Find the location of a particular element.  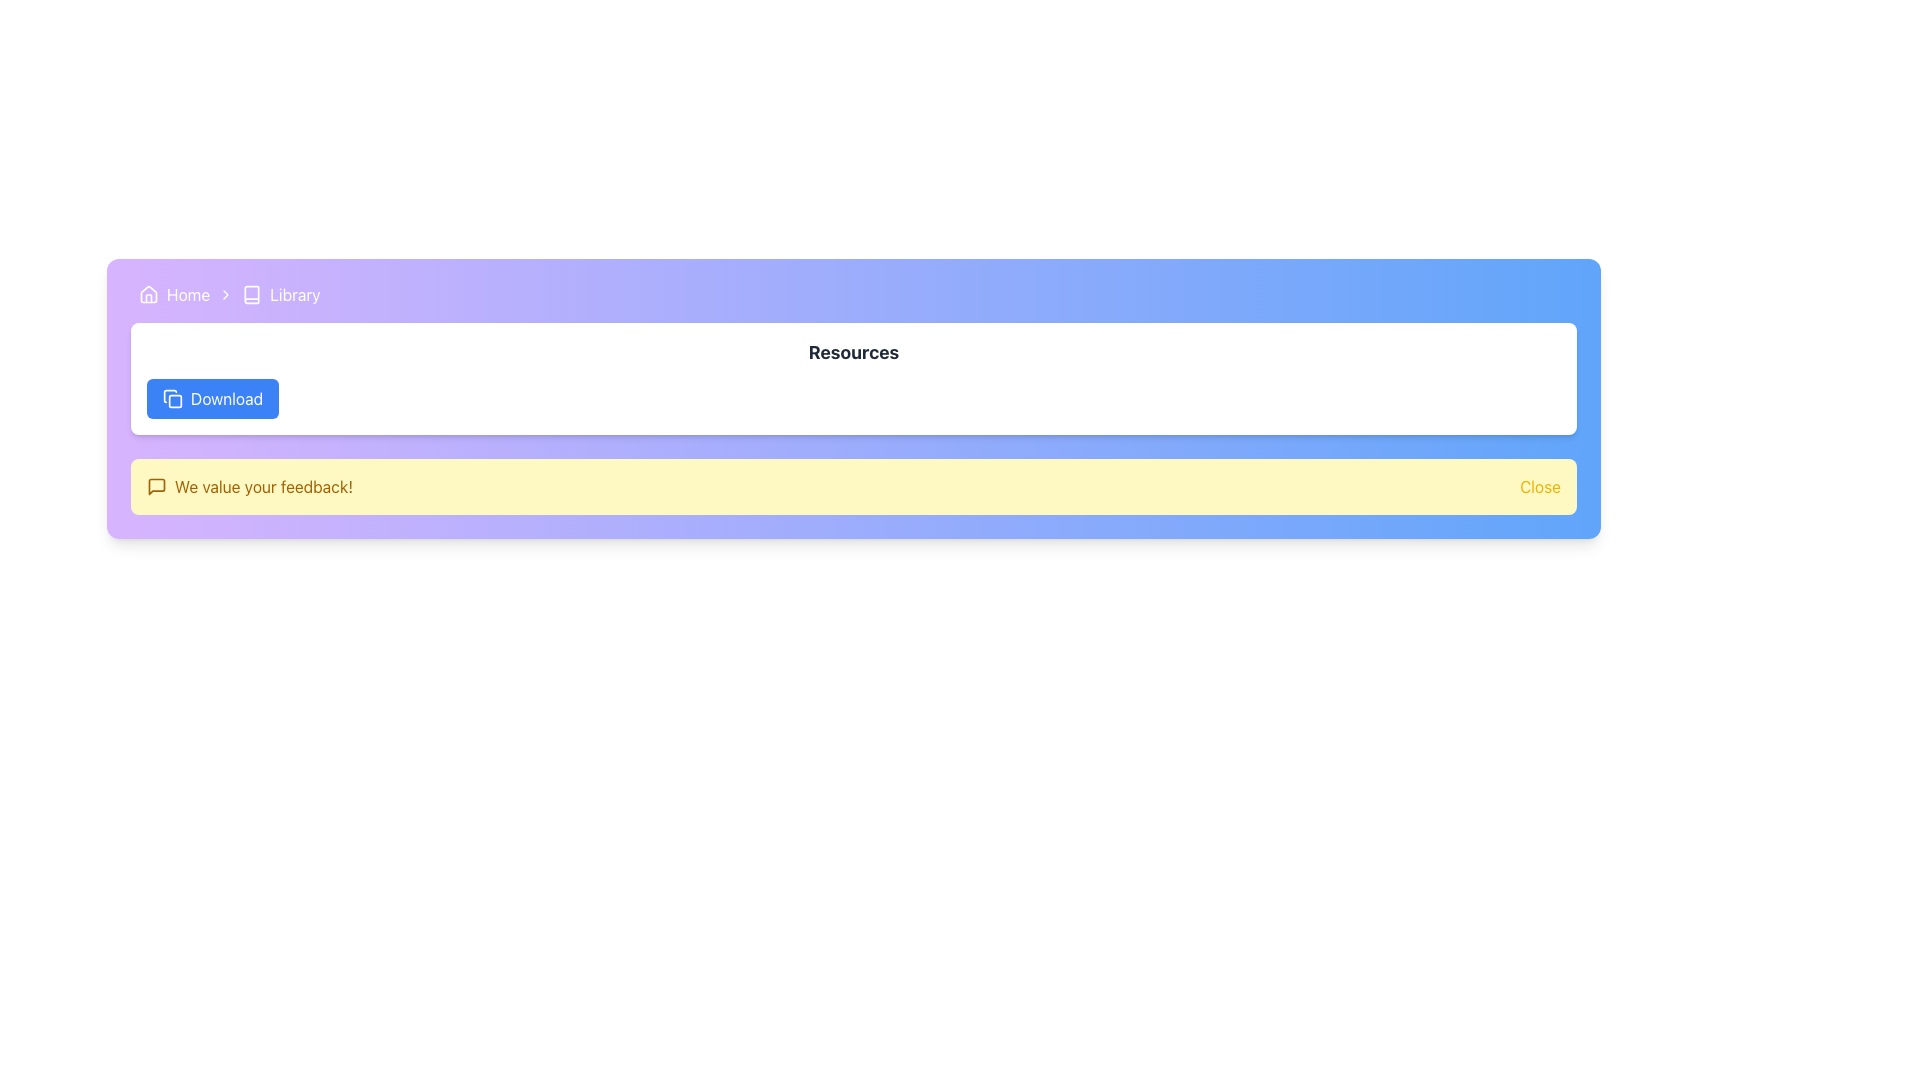

the 'Library' breadcrumb text label, which indicates the user's current location within the application is located at coordinates (294, 294).